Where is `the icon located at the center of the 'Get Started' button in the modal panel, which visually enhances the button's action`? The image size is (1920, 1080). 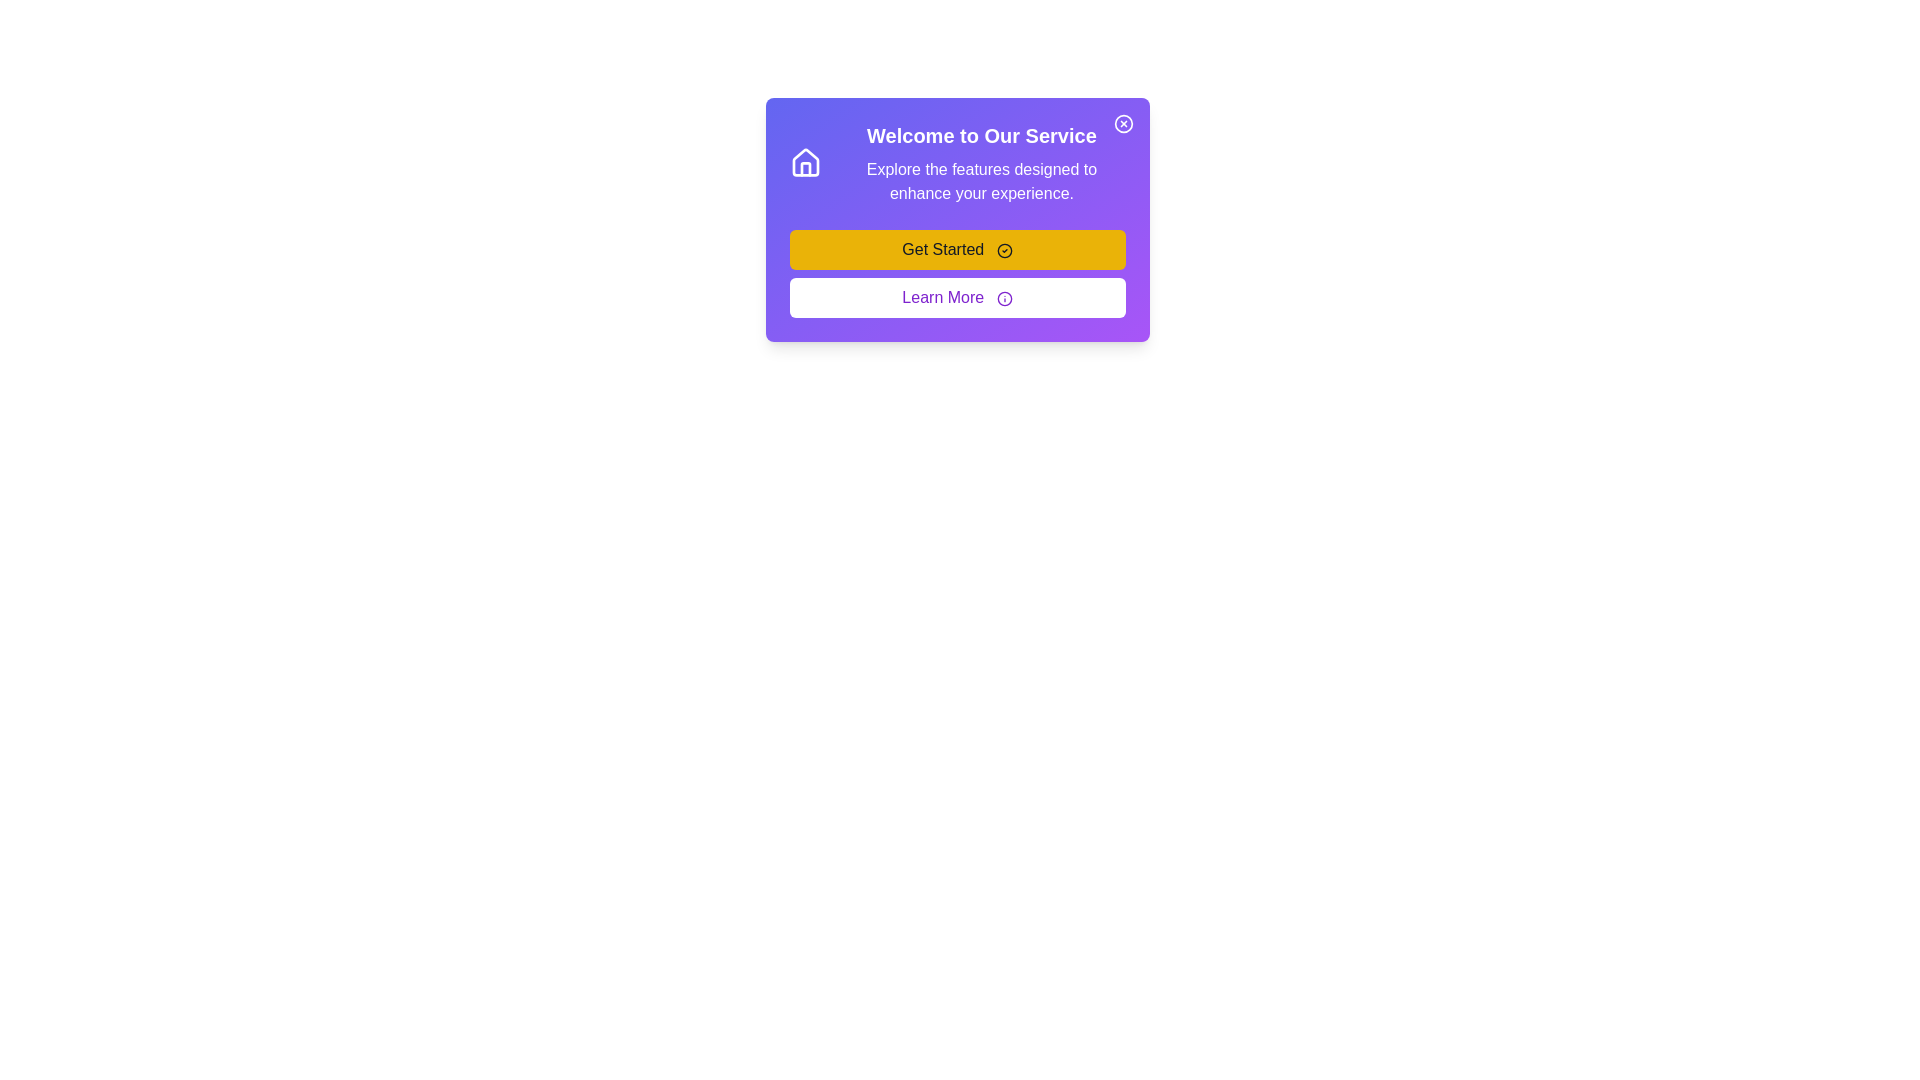 the icon located at the center of the 'Get Started' button in the modal panel, which visually enhances the button's action is located at coordinates (1004, 249).